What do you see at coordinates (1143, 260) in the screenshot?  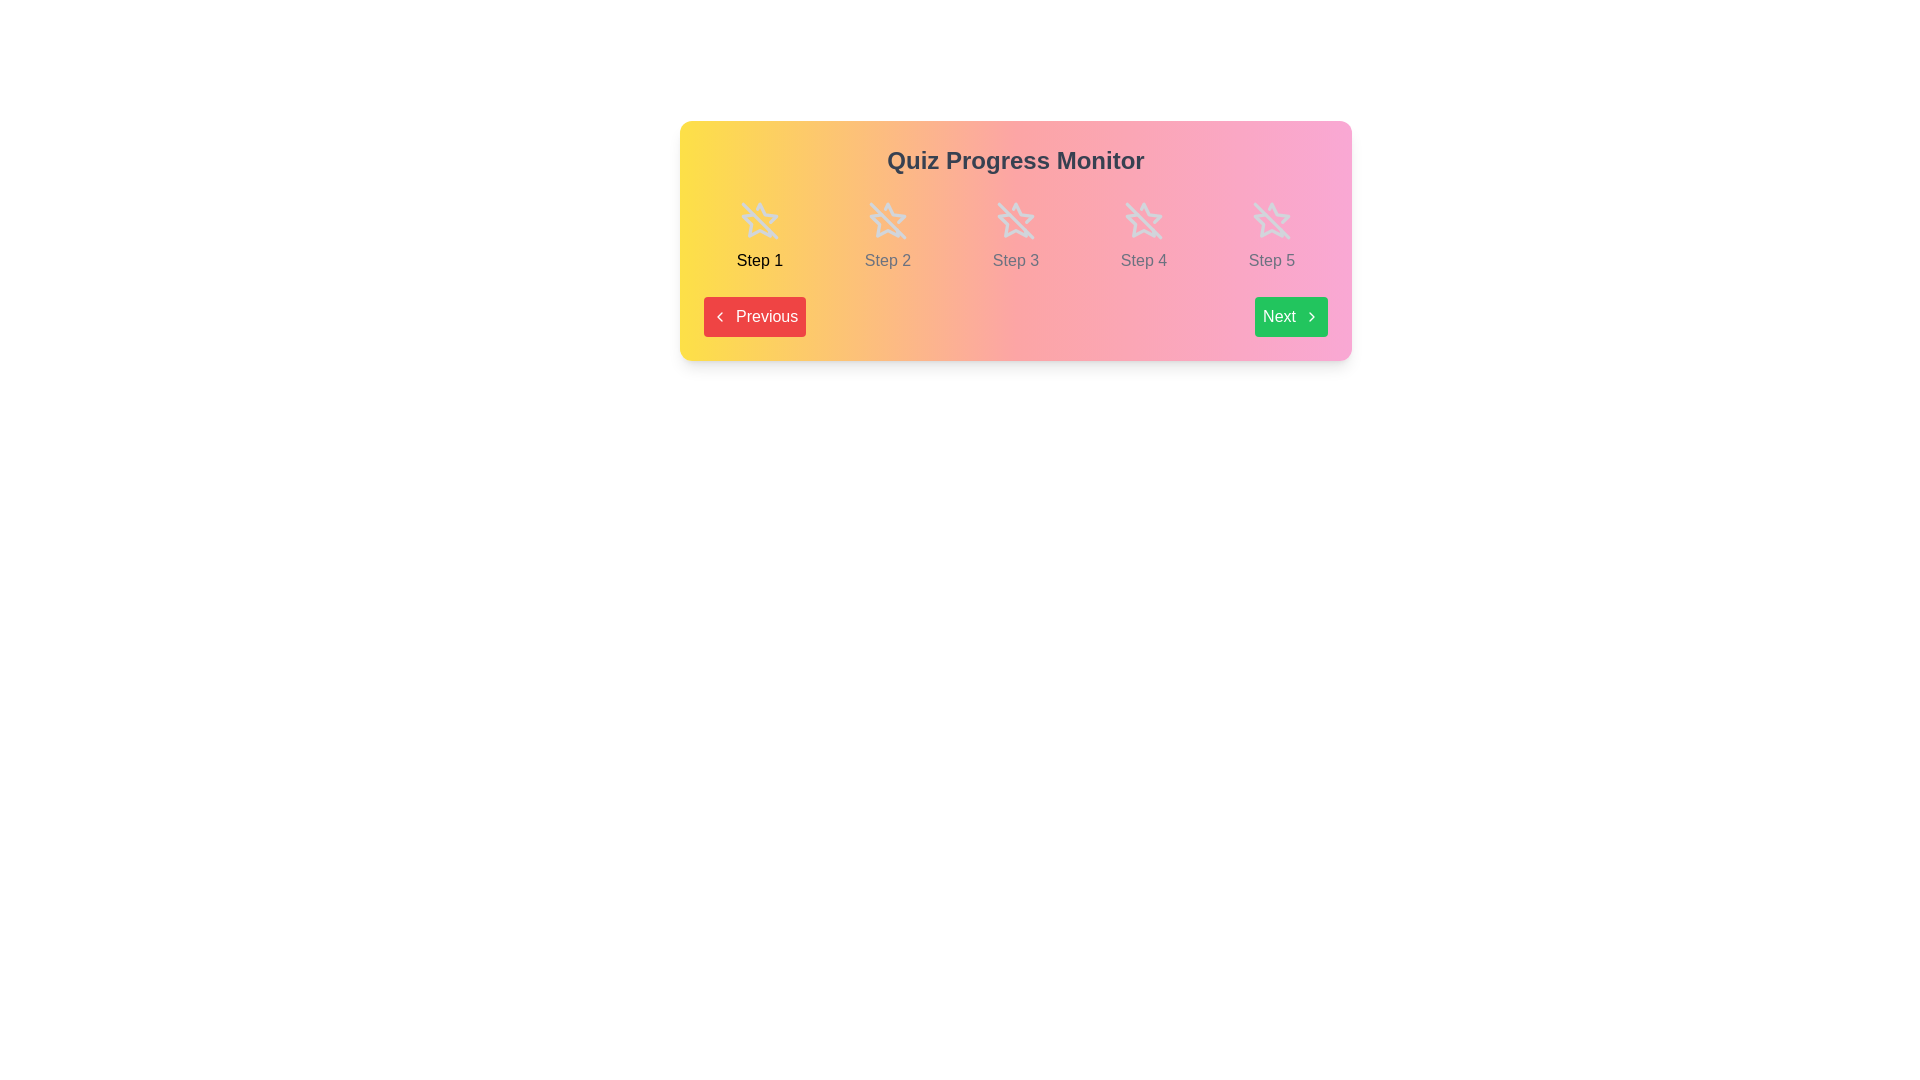 I see `the text label element displaying 'Step 4', which is styled in muted gray and is the fourth step in a horizontal sequence of steps` at bounding box center [1143, 260].